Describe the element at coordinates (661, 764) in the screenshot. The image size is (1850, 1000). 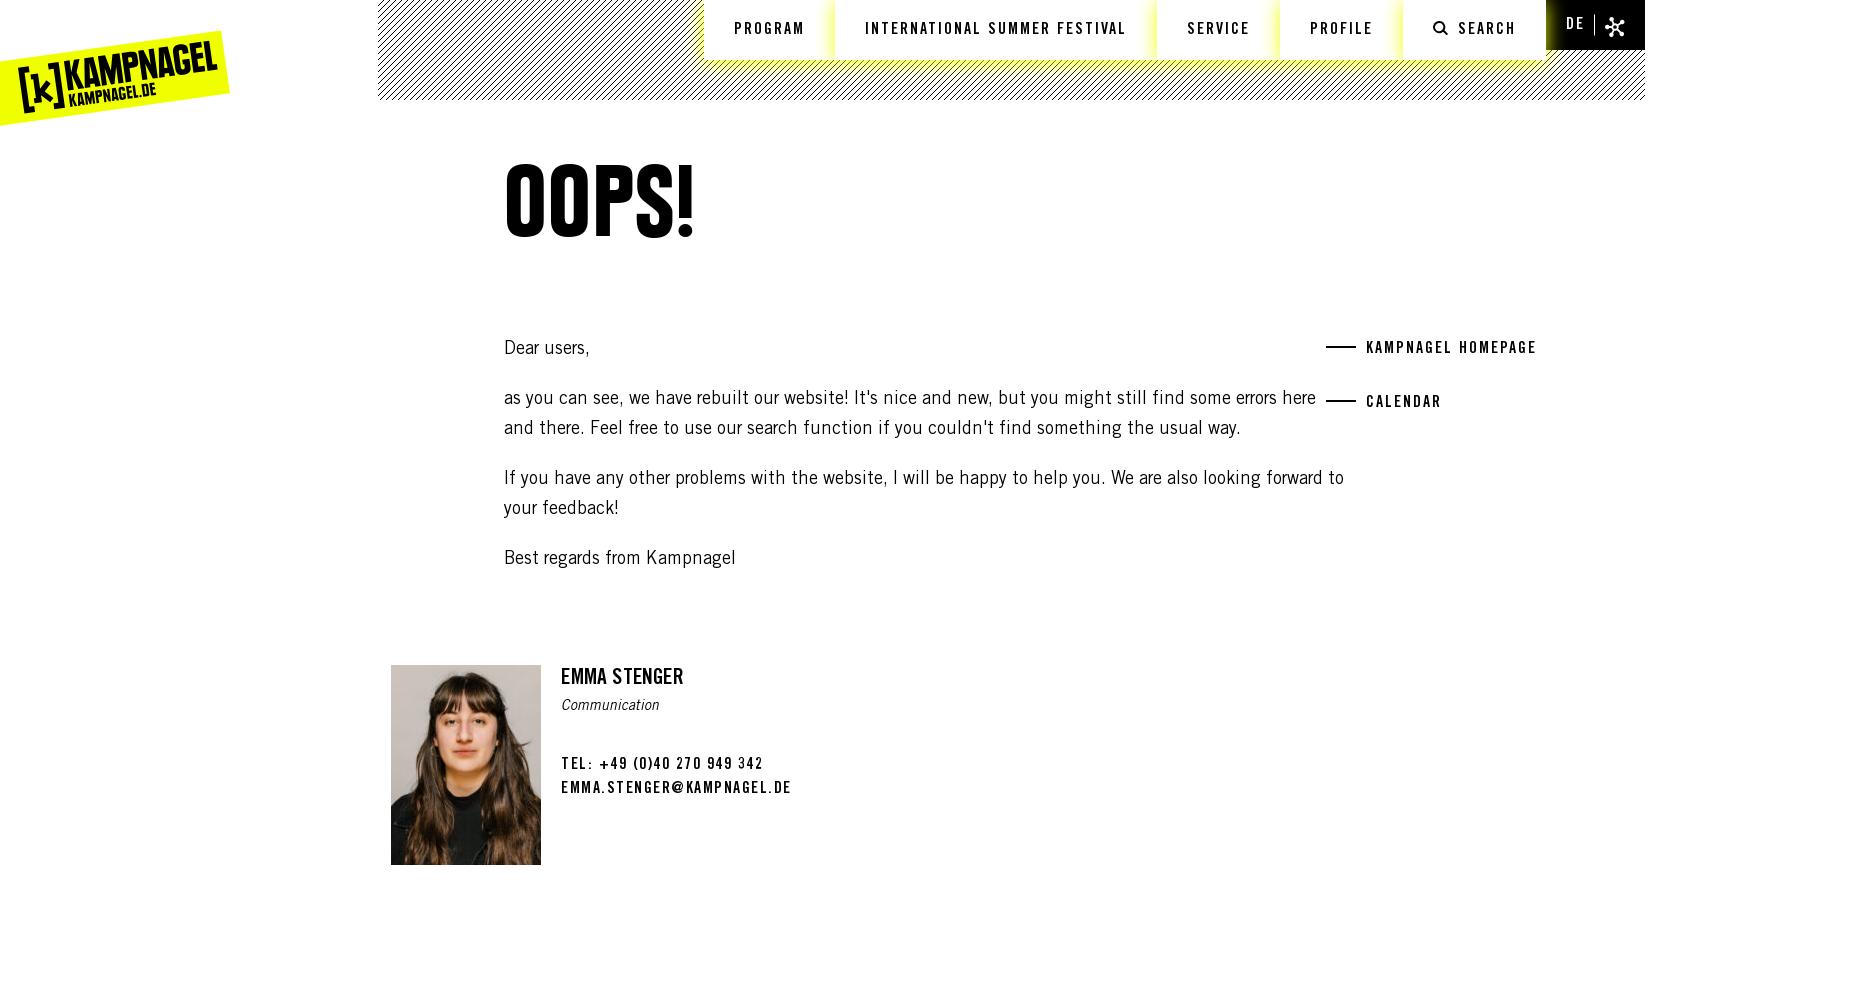
I see `'Tel: +49 (0)40 270 949 342'` at that location.